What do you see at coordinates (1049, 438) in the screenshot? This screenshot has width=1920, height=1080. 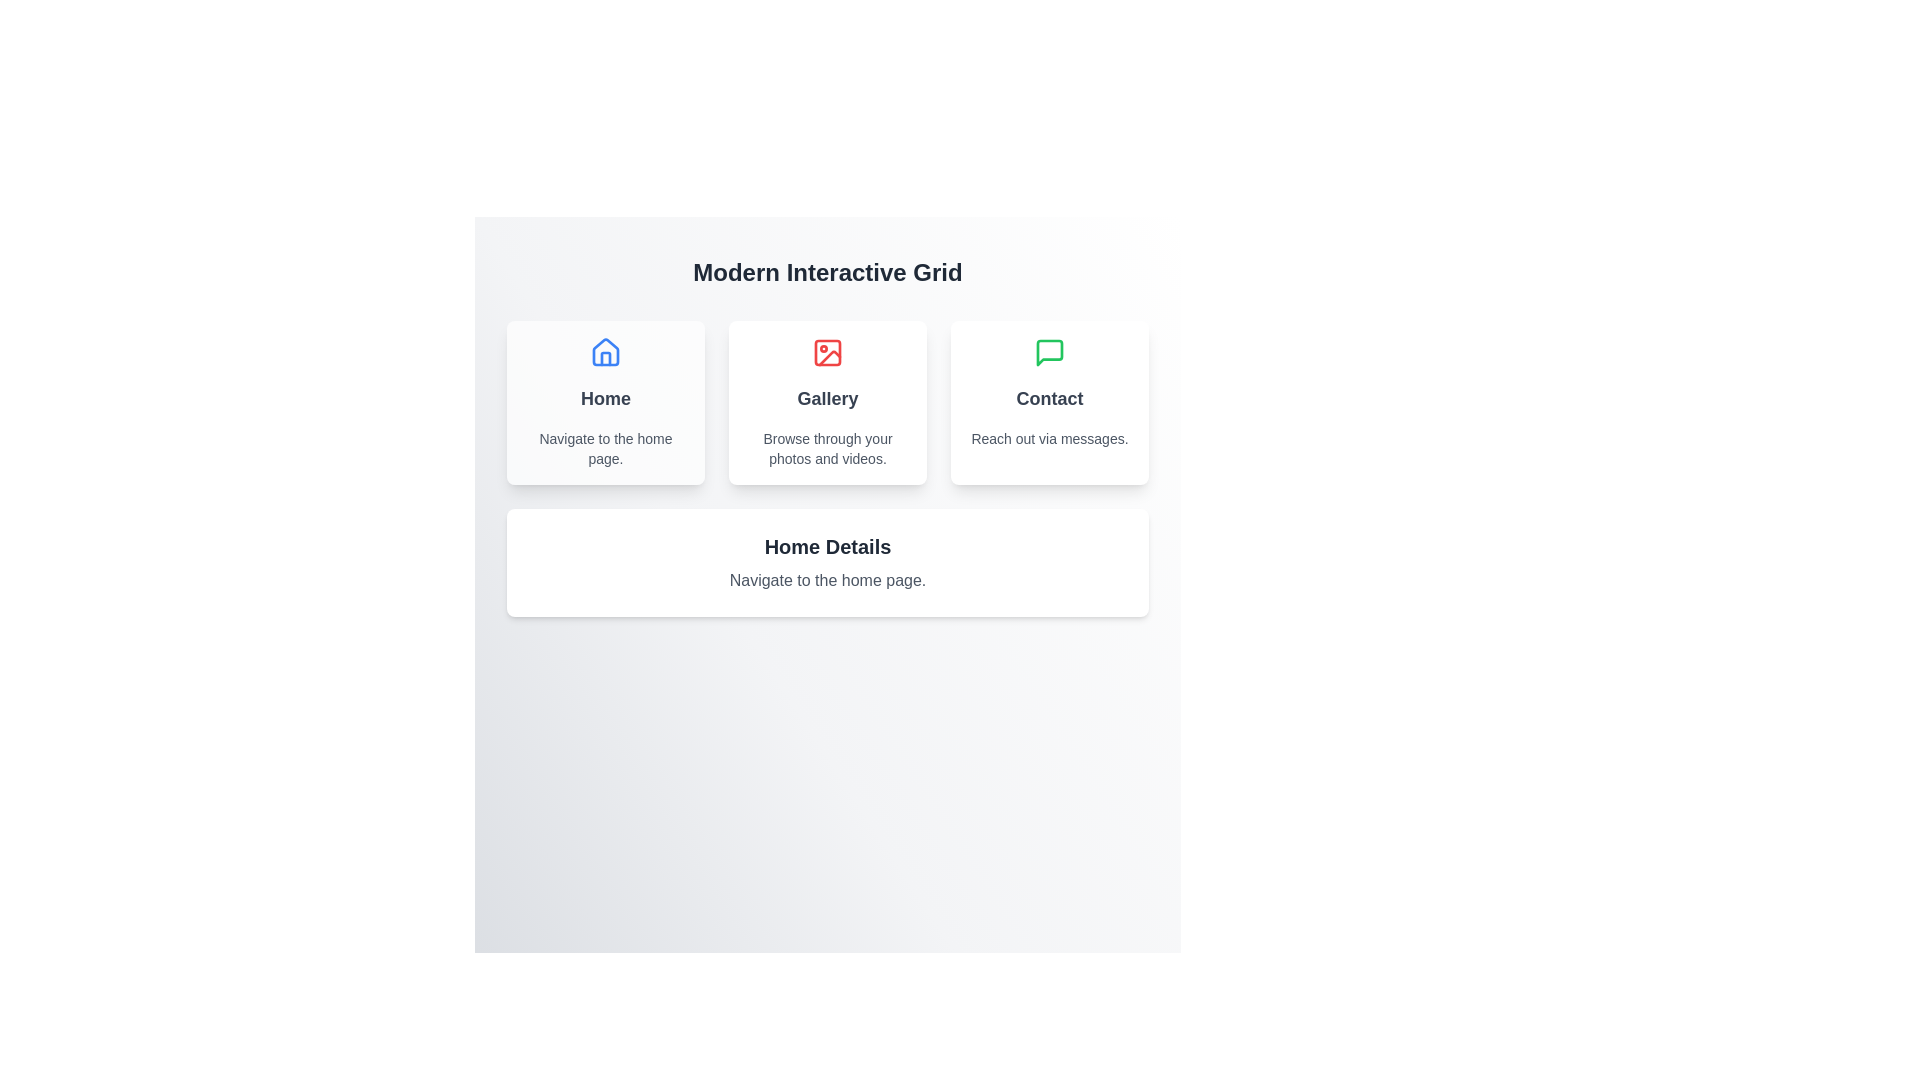 I see `the text label element that displays 'Reach out via messages.' located at the bottom of the 'Contact' card` at bounding box center [1049, 438].